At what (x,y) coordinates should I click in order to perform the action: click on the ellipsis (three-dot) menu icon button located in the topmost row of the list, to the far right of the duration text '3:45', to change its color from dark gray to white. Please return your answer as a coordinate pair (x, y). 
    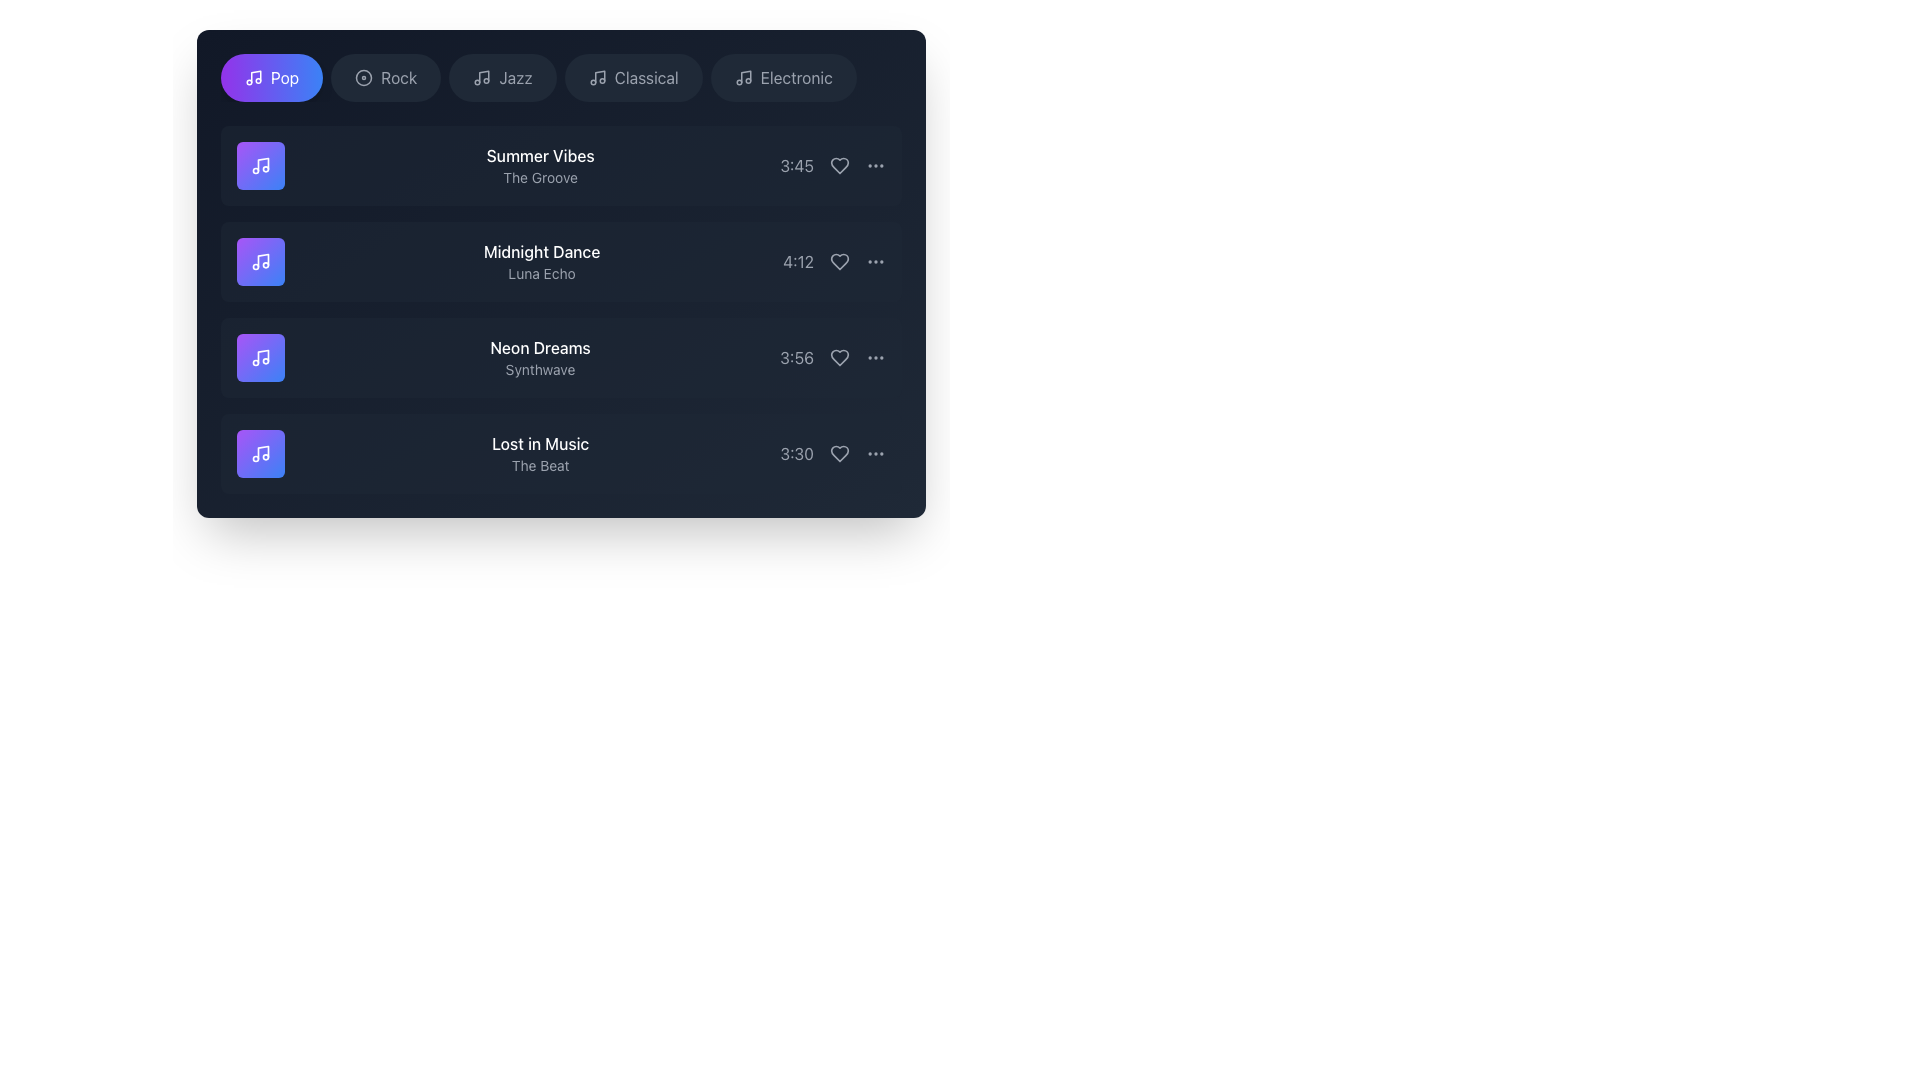
    Looking at the image, I should click on (875, 164).